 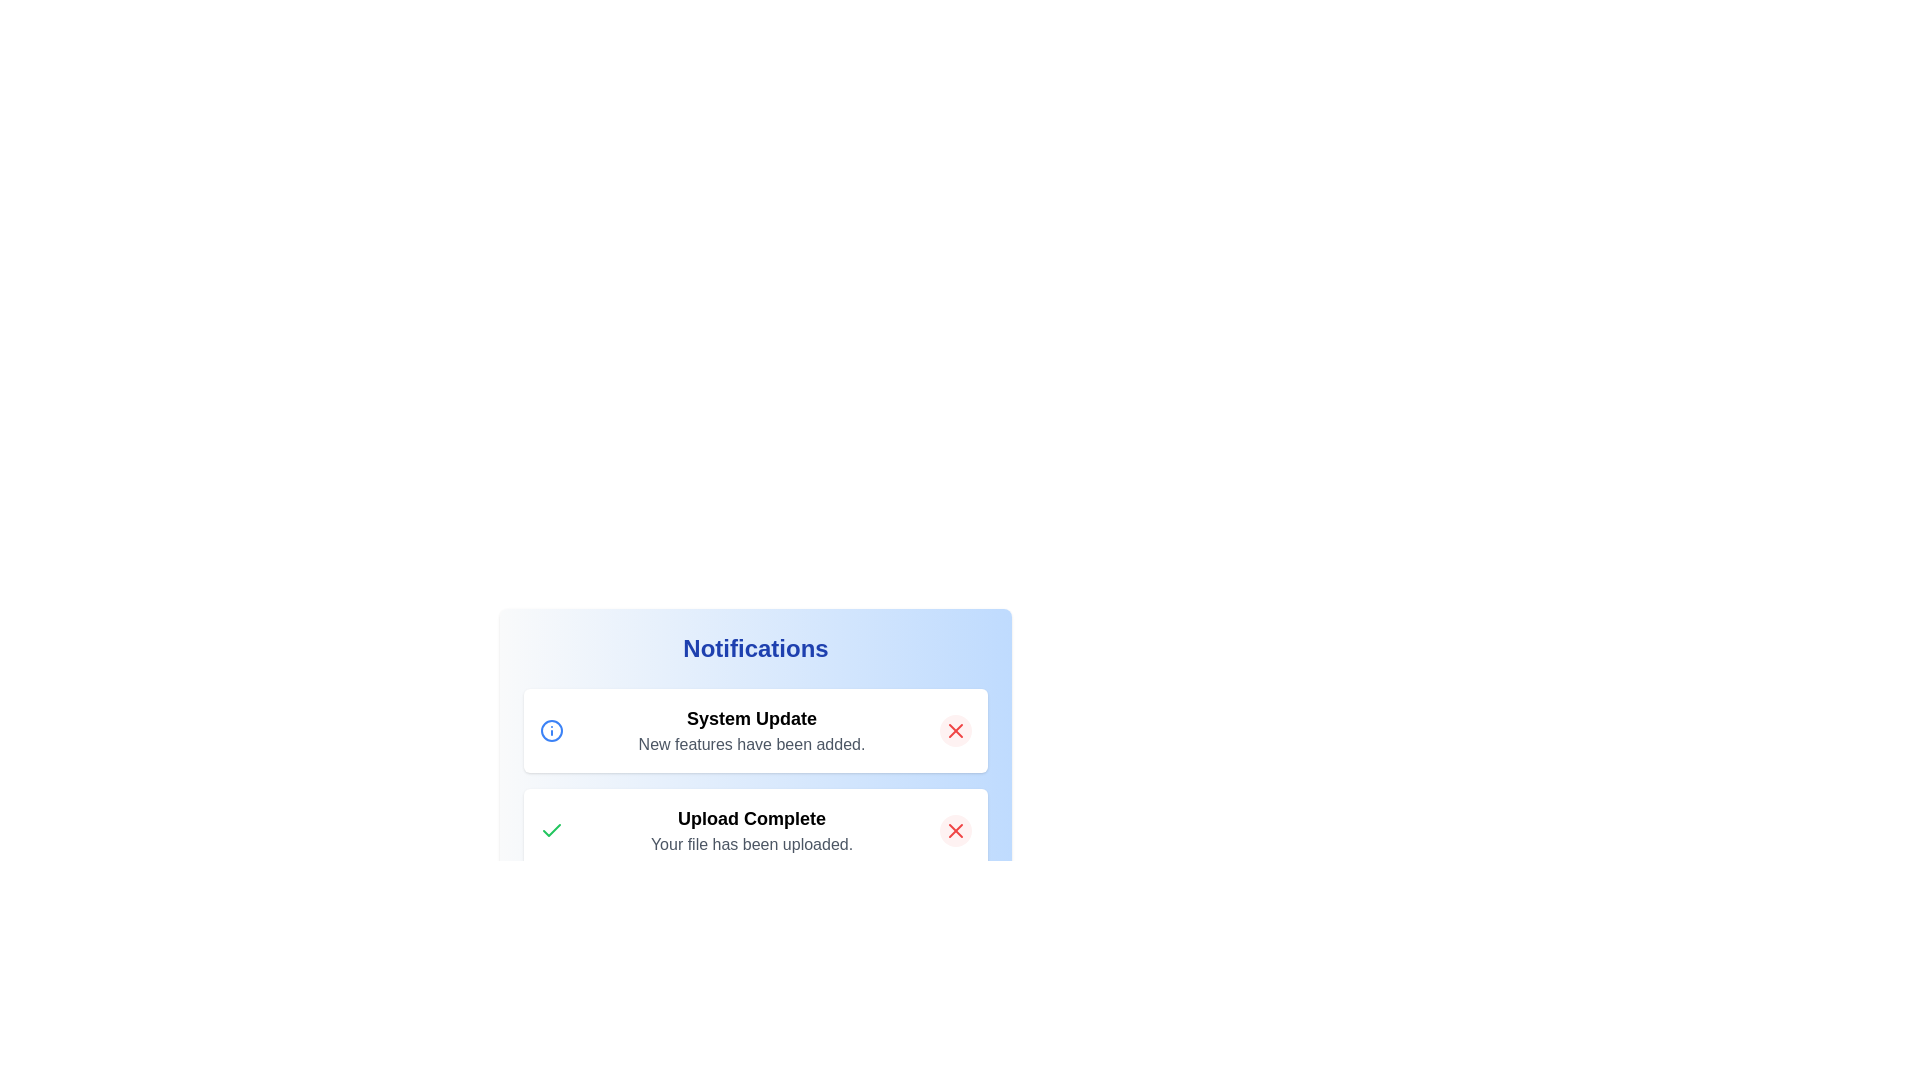 I want to click on the notification by reading the text label that states 'Upload Complete' and 'Your file has been uploaded.', so click(x=751, y=830).